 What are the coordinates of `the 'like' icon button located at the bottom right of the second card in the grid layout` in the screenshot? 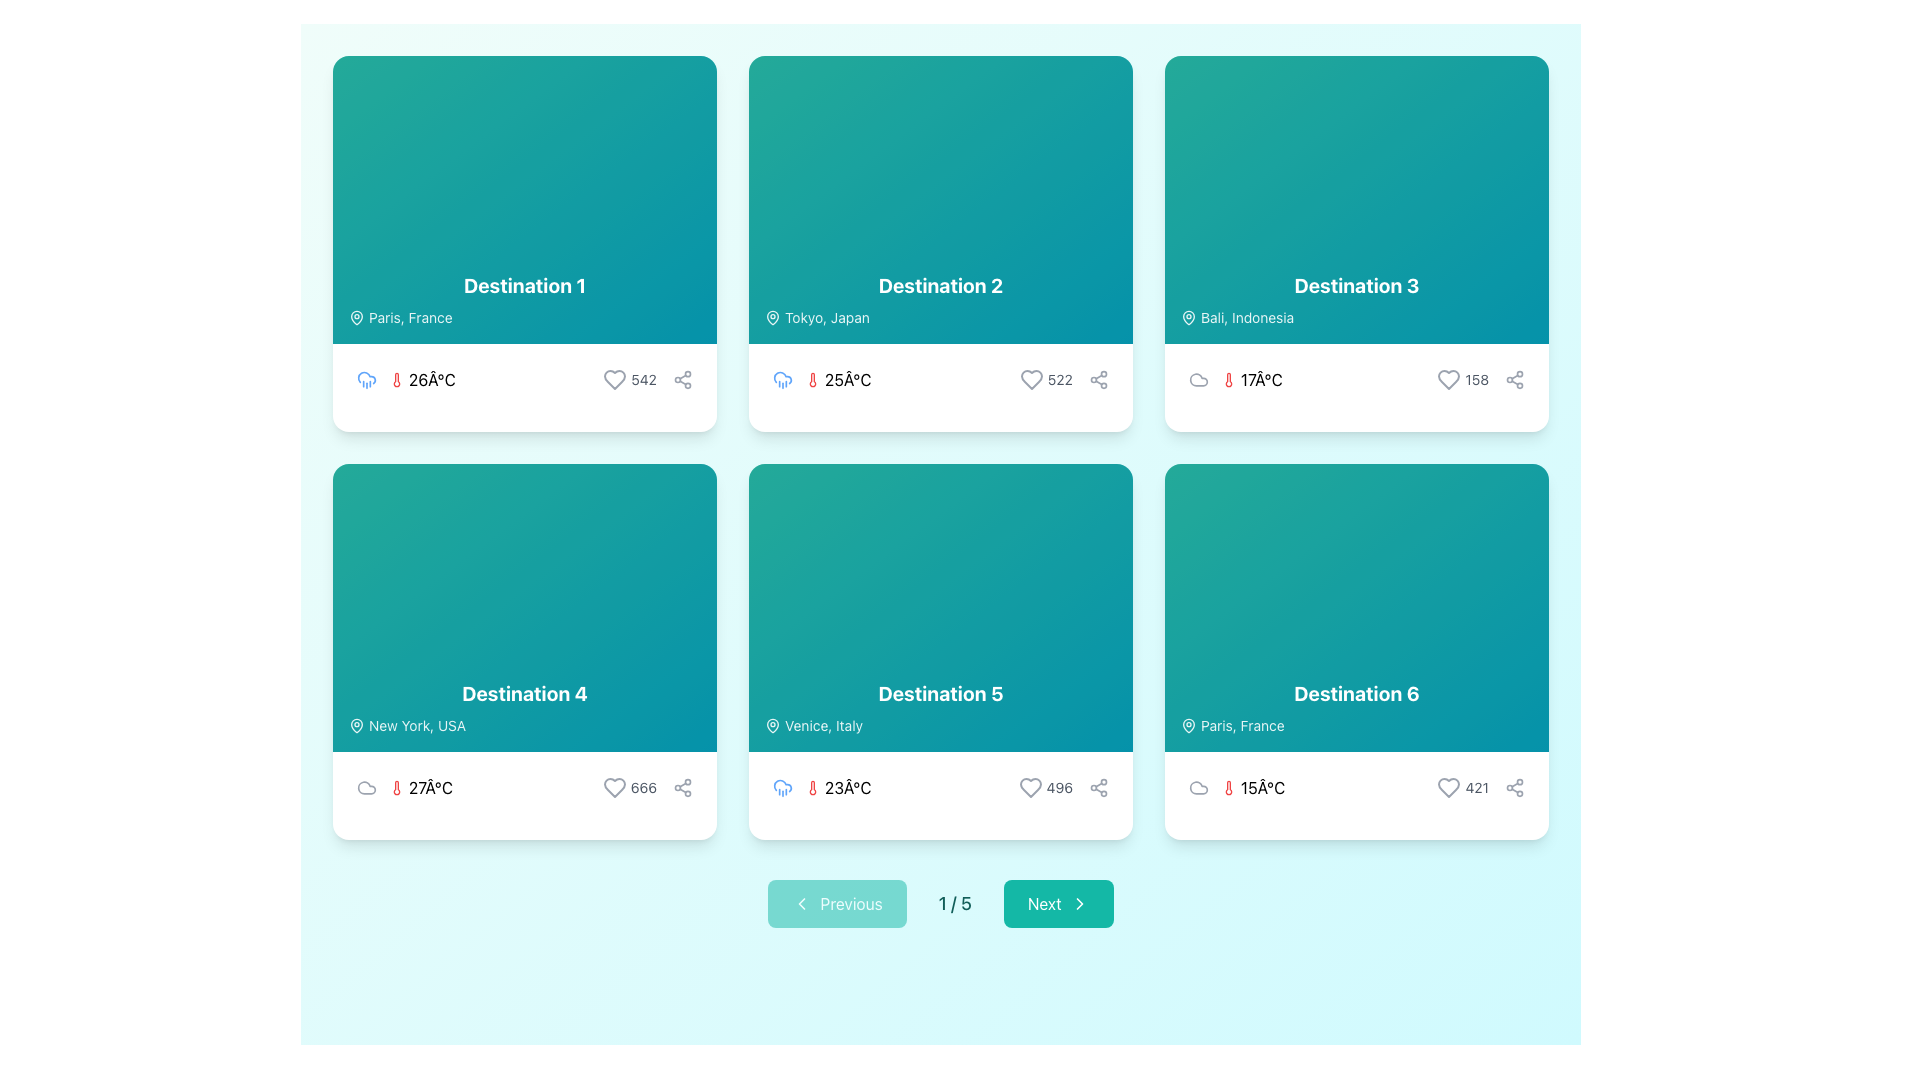 It's located at (1031, 380).